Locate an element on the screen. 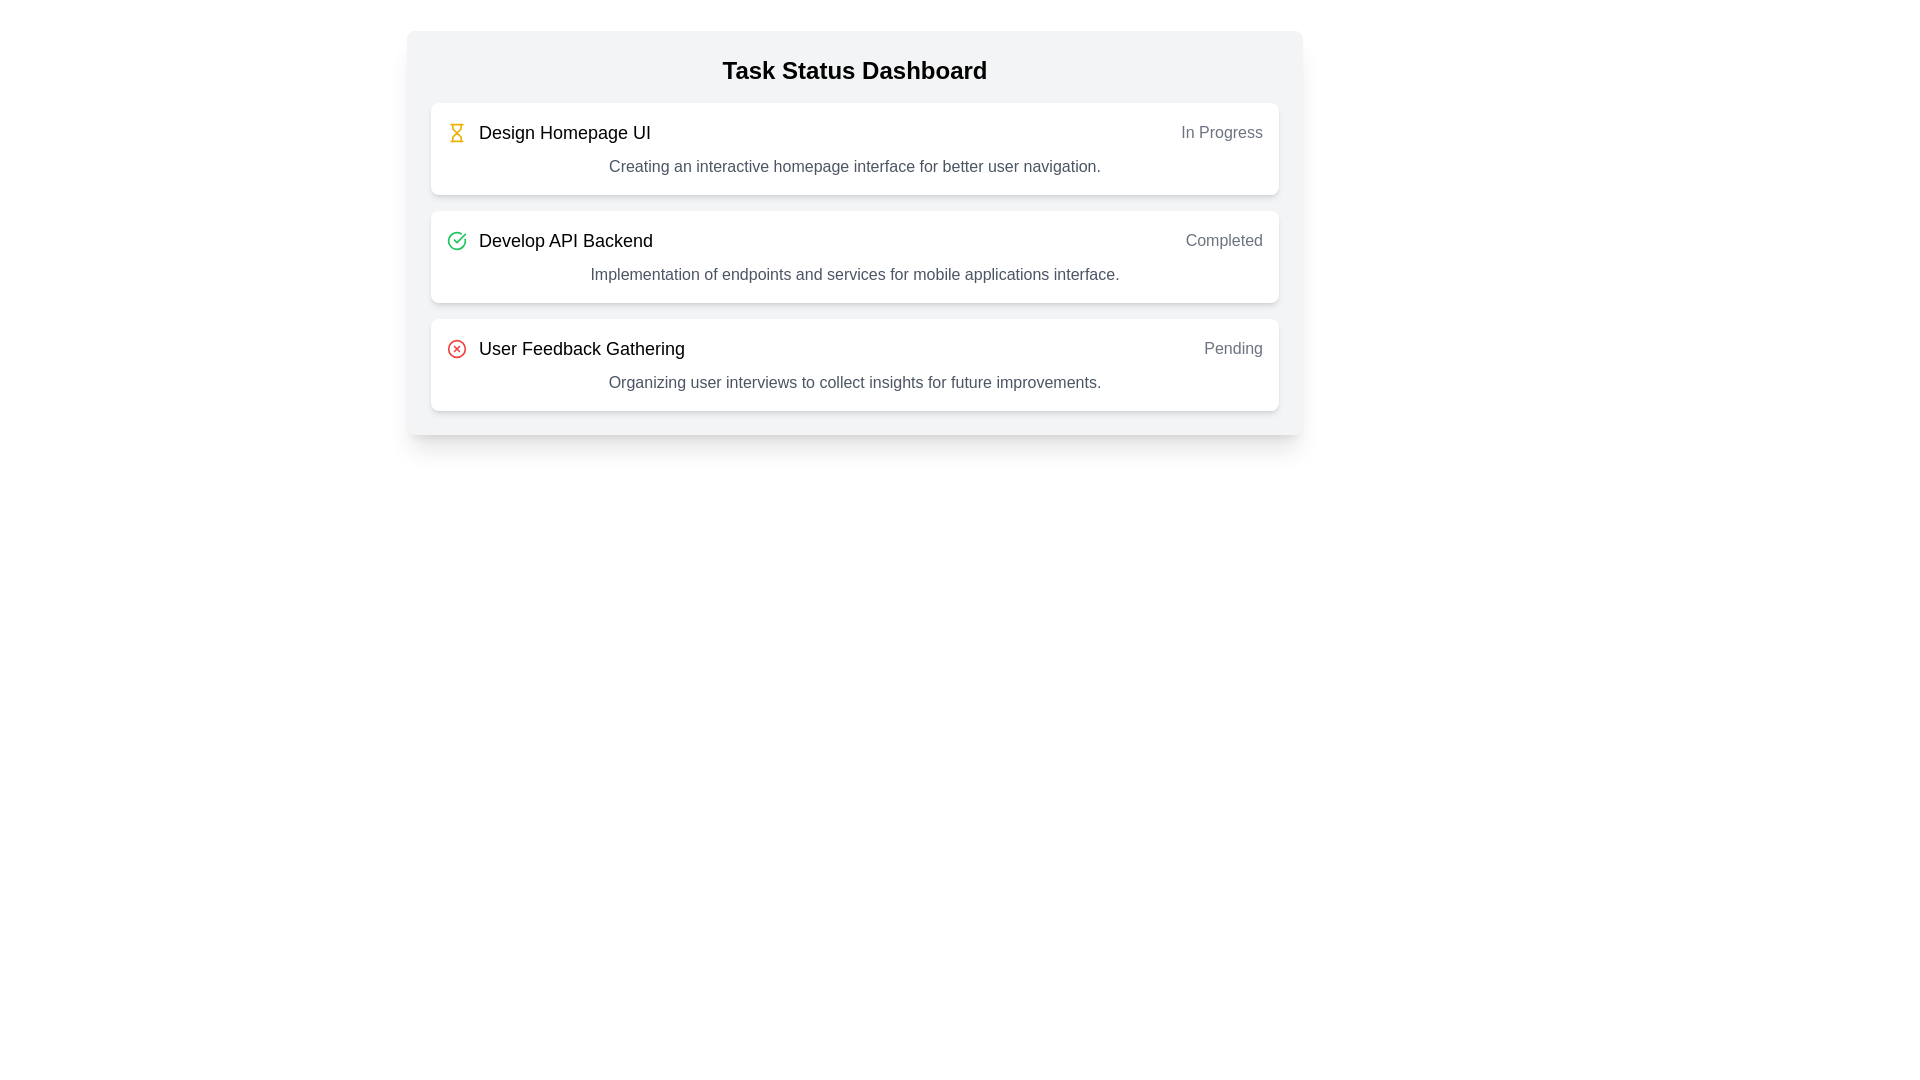 The width and height of the screenshot is (1920, 1080). information provided in the first task status card located in the 'Task Status Dashboard' section, which includes the task's title, status, and a brief description is located at coordinates (854, 148).